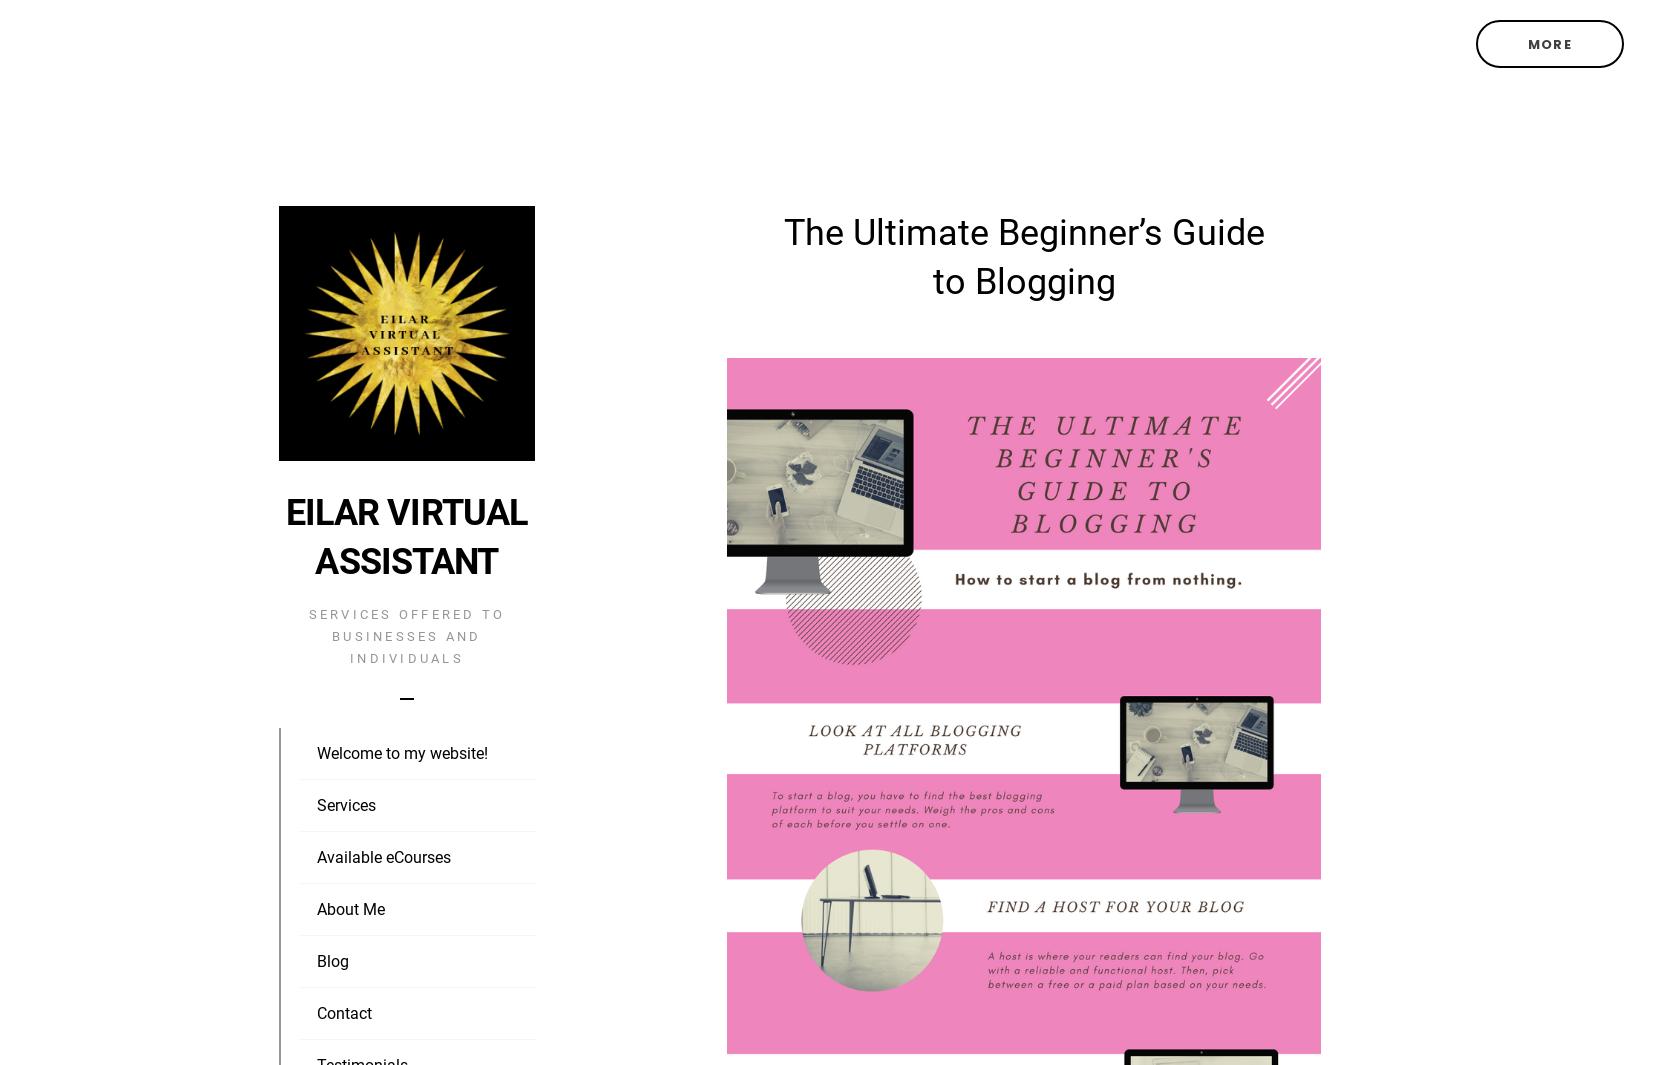 The width and height of the screenshot is (1670, 1065). Describe the element at coordinates (344, 1013) in the screenshot. I see `'Contact'` at that location.